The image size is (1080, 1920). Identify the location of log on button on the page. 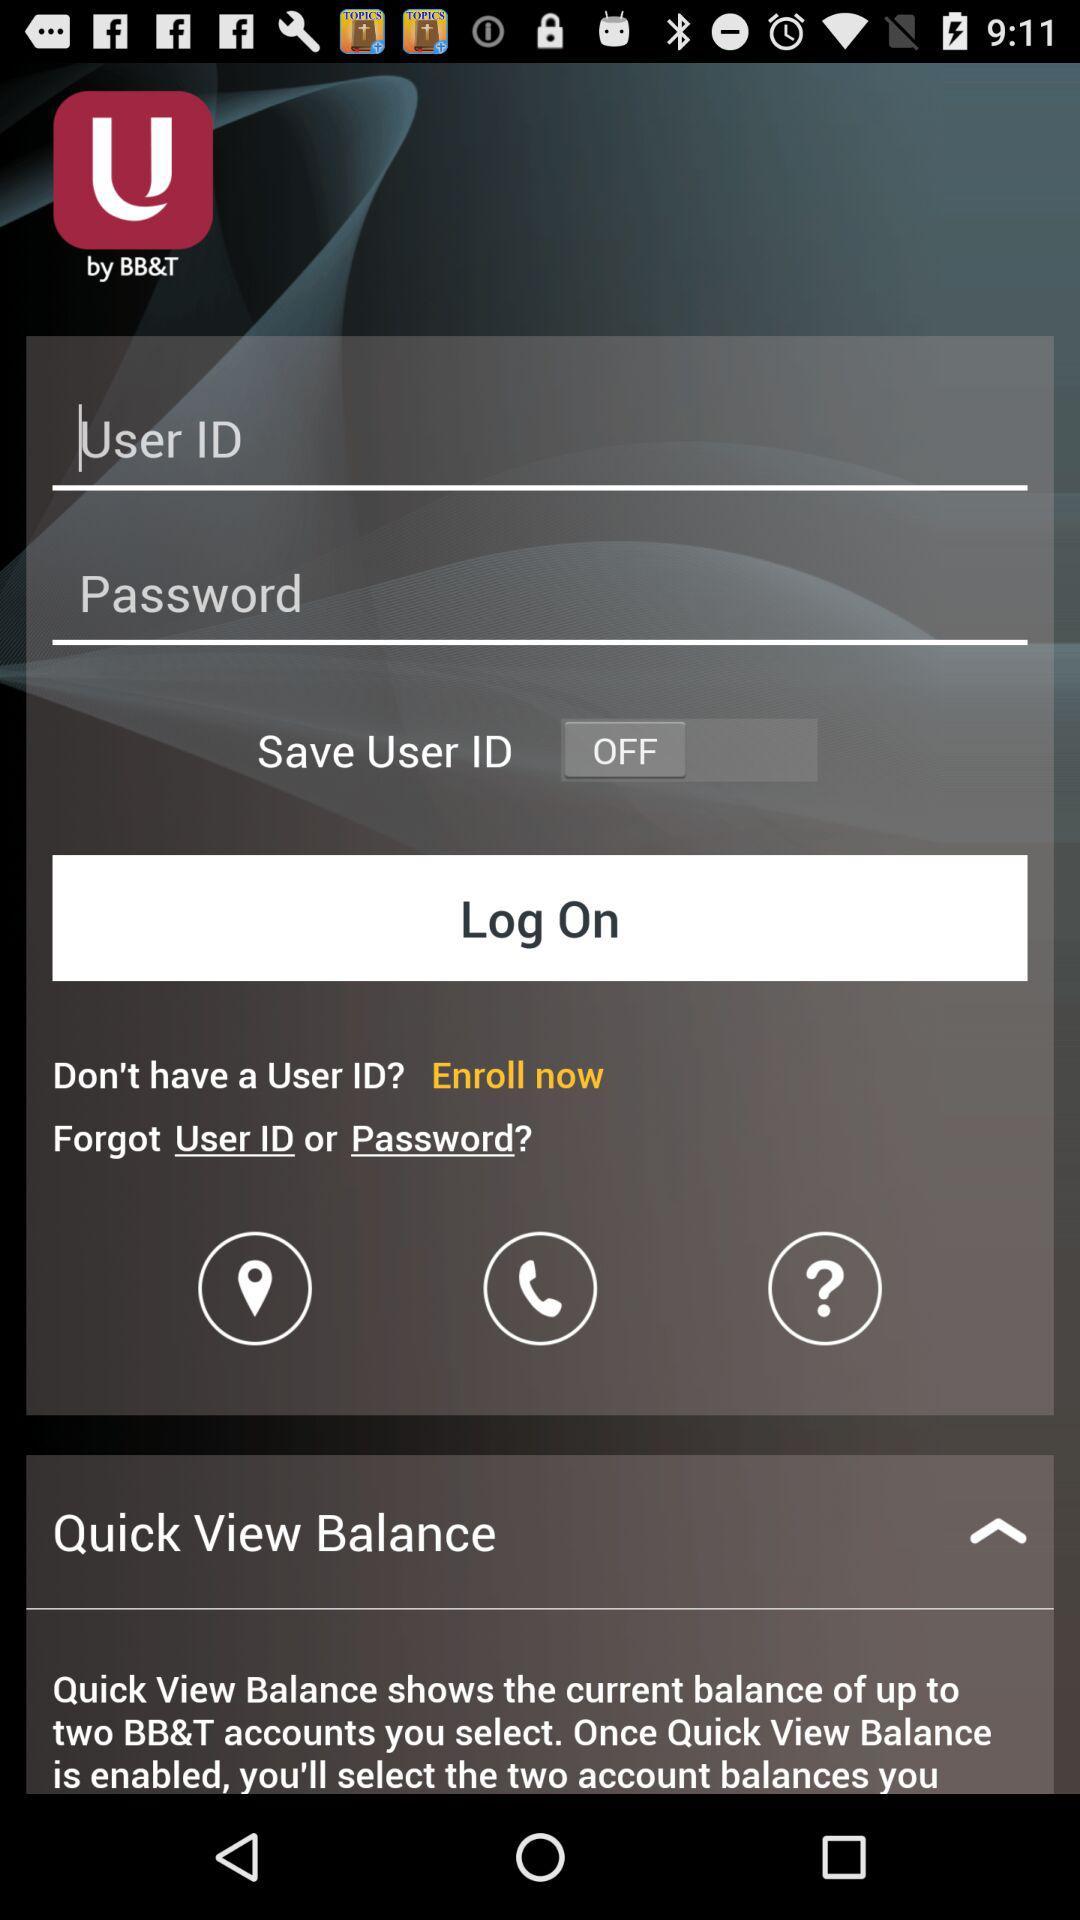
(540, 916).